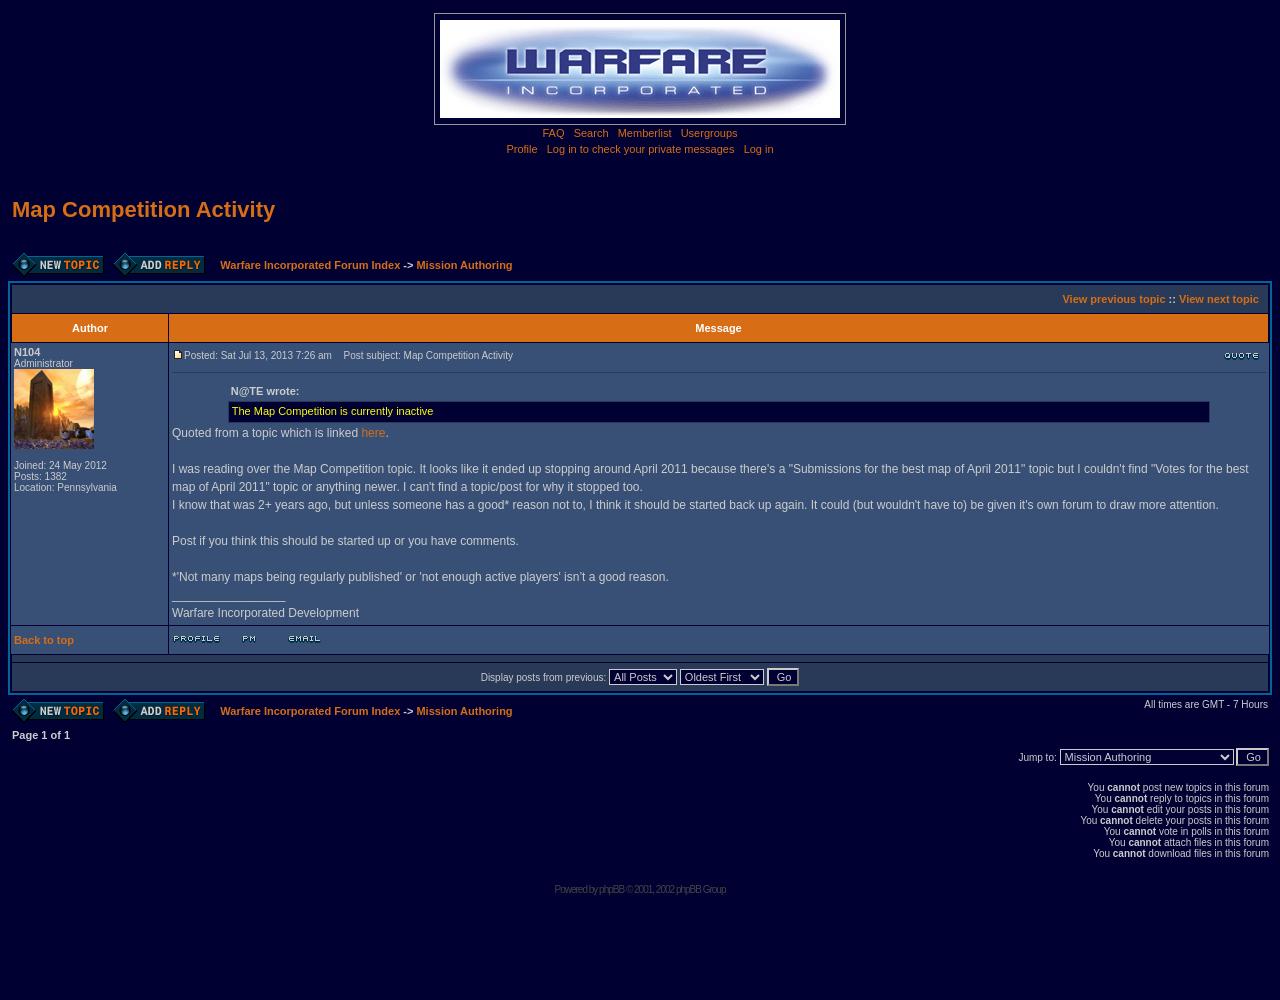 The width and height of the screenshot is (1280, 1000). Describe the element at coordinates (60, 464) in the screenshot. I see `'Joined: 24 May 2012'` at that location.